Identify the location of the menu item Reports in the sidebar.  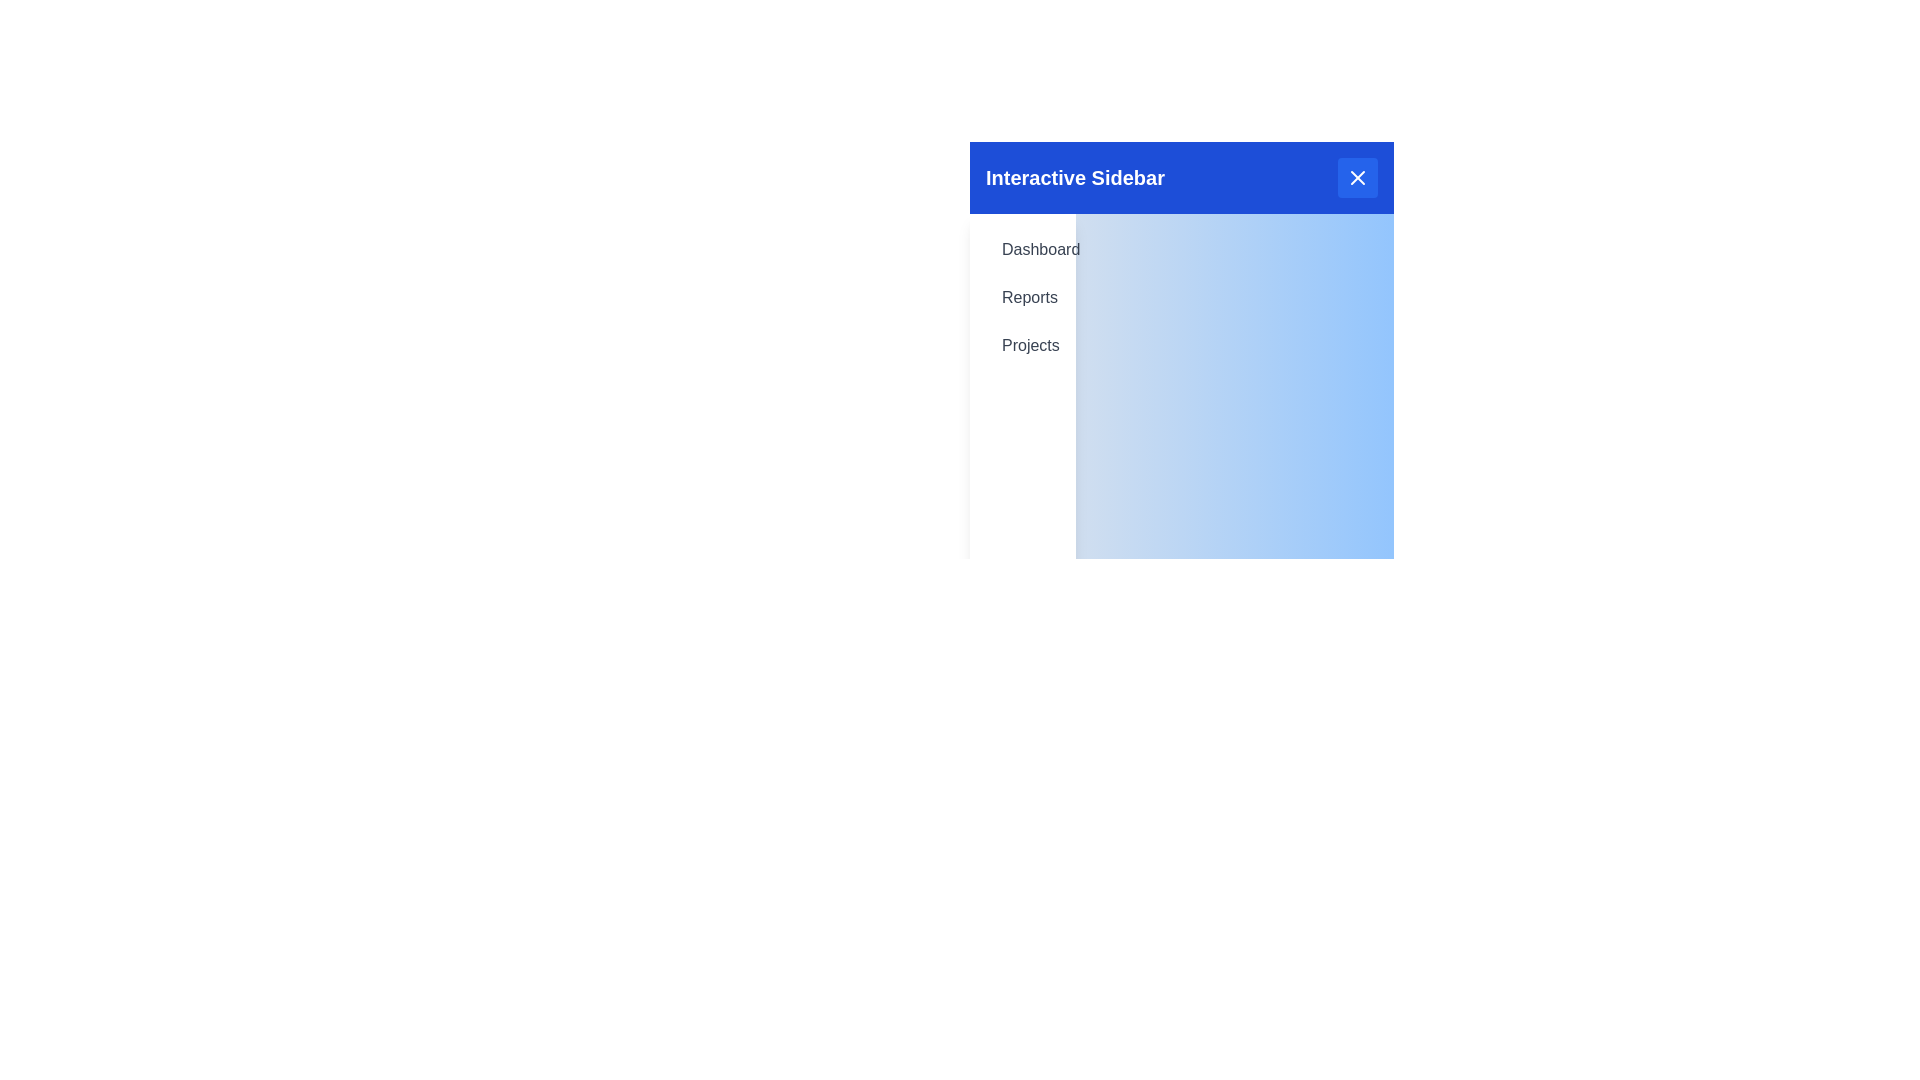
(1022, 297).